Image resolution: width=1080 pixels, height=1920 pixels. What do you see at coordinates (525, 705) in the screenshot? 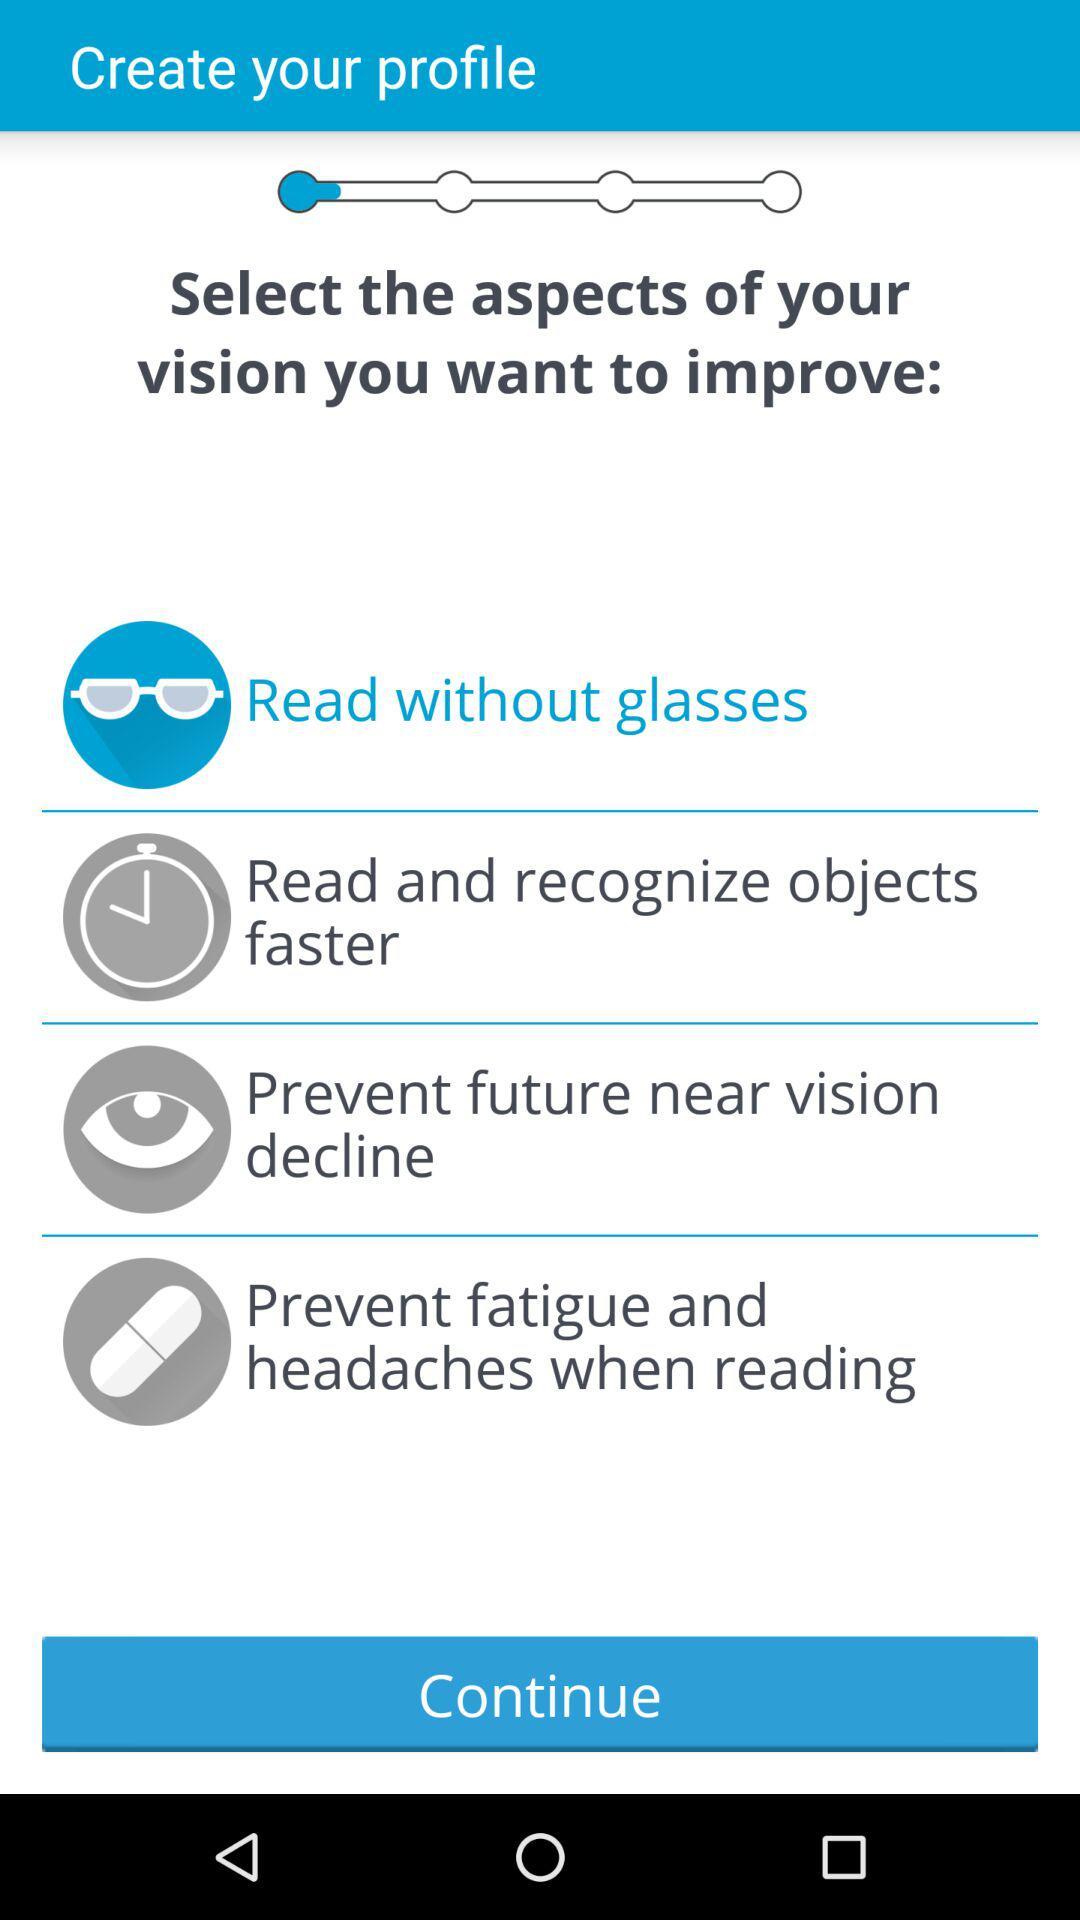
I see `item above read and recognize item` at bounding box center [525, 705].